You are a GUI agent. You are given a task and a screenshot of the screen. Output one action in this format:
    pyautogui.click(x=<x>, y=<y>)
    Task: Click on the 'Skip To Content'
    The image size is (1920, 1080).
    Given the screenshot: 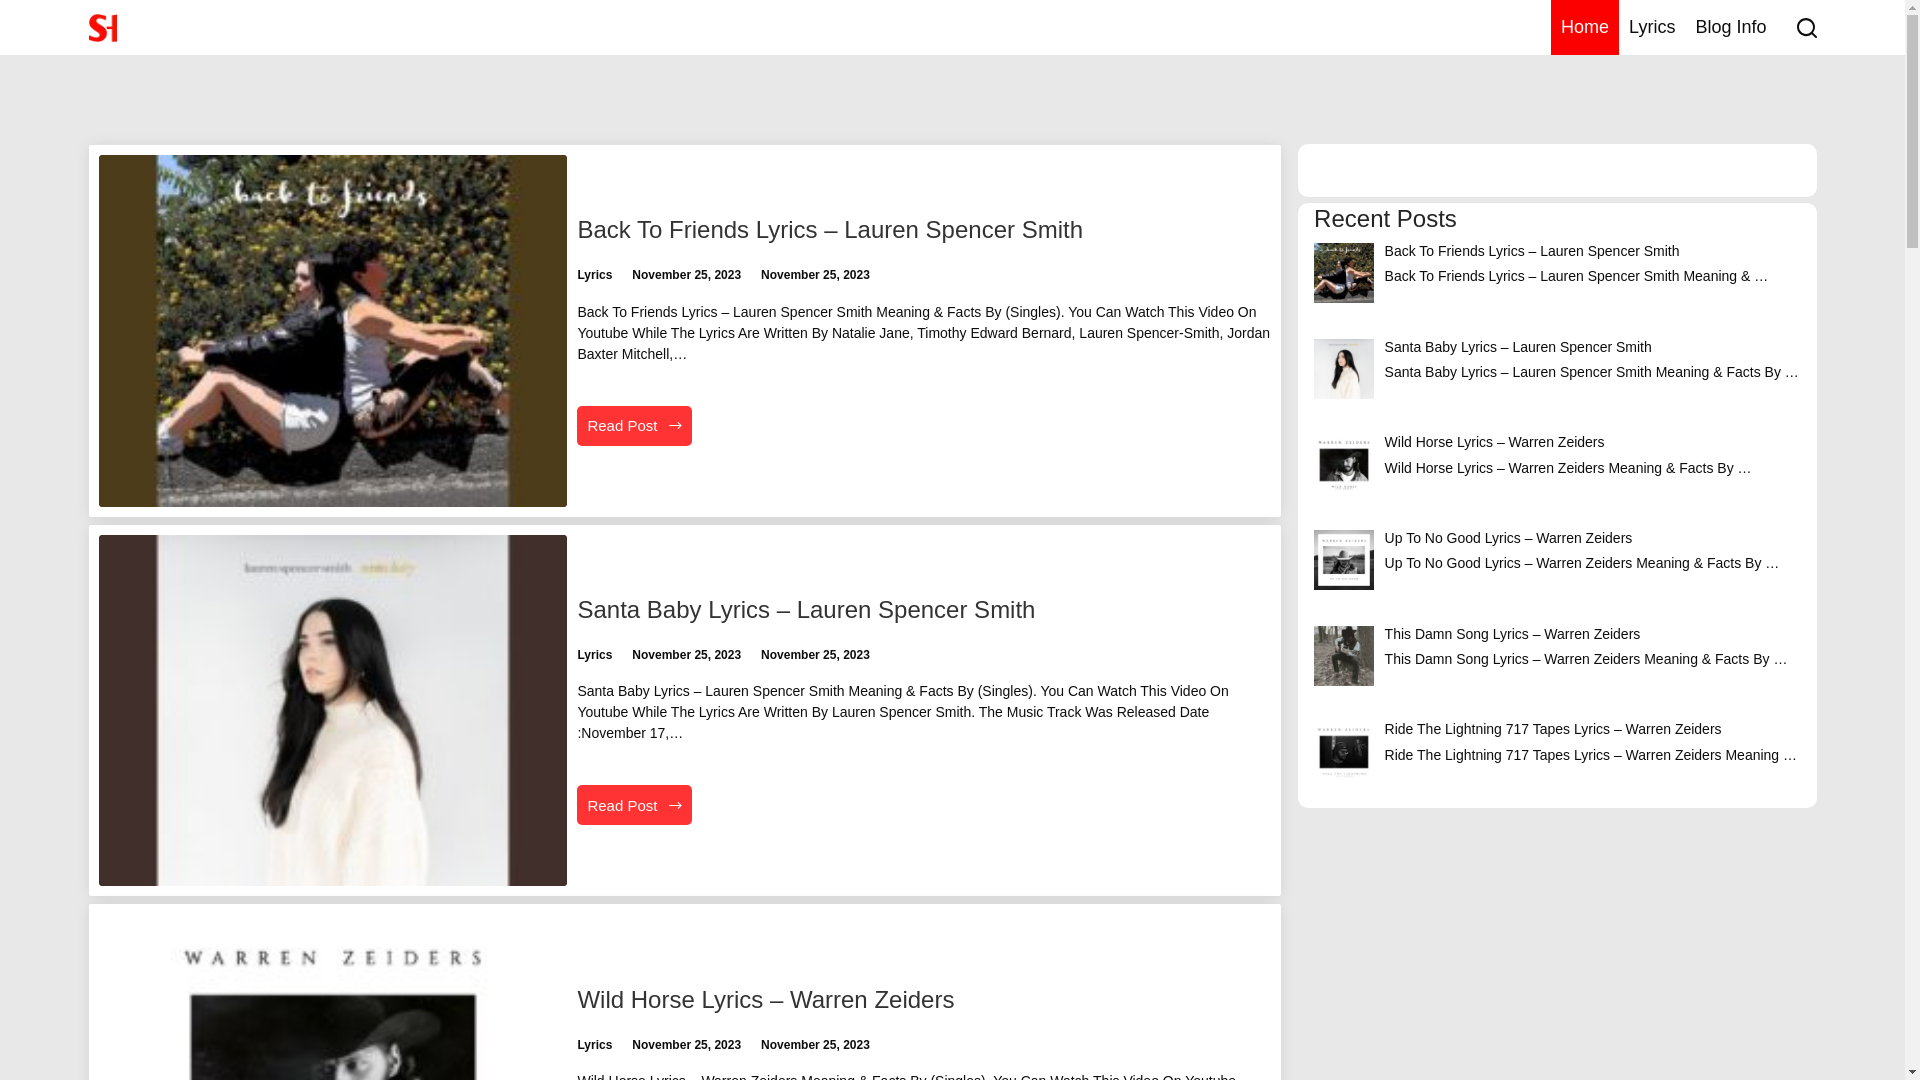 What is the action you would take?
    pyautogui.click(x=19, y=10)
    